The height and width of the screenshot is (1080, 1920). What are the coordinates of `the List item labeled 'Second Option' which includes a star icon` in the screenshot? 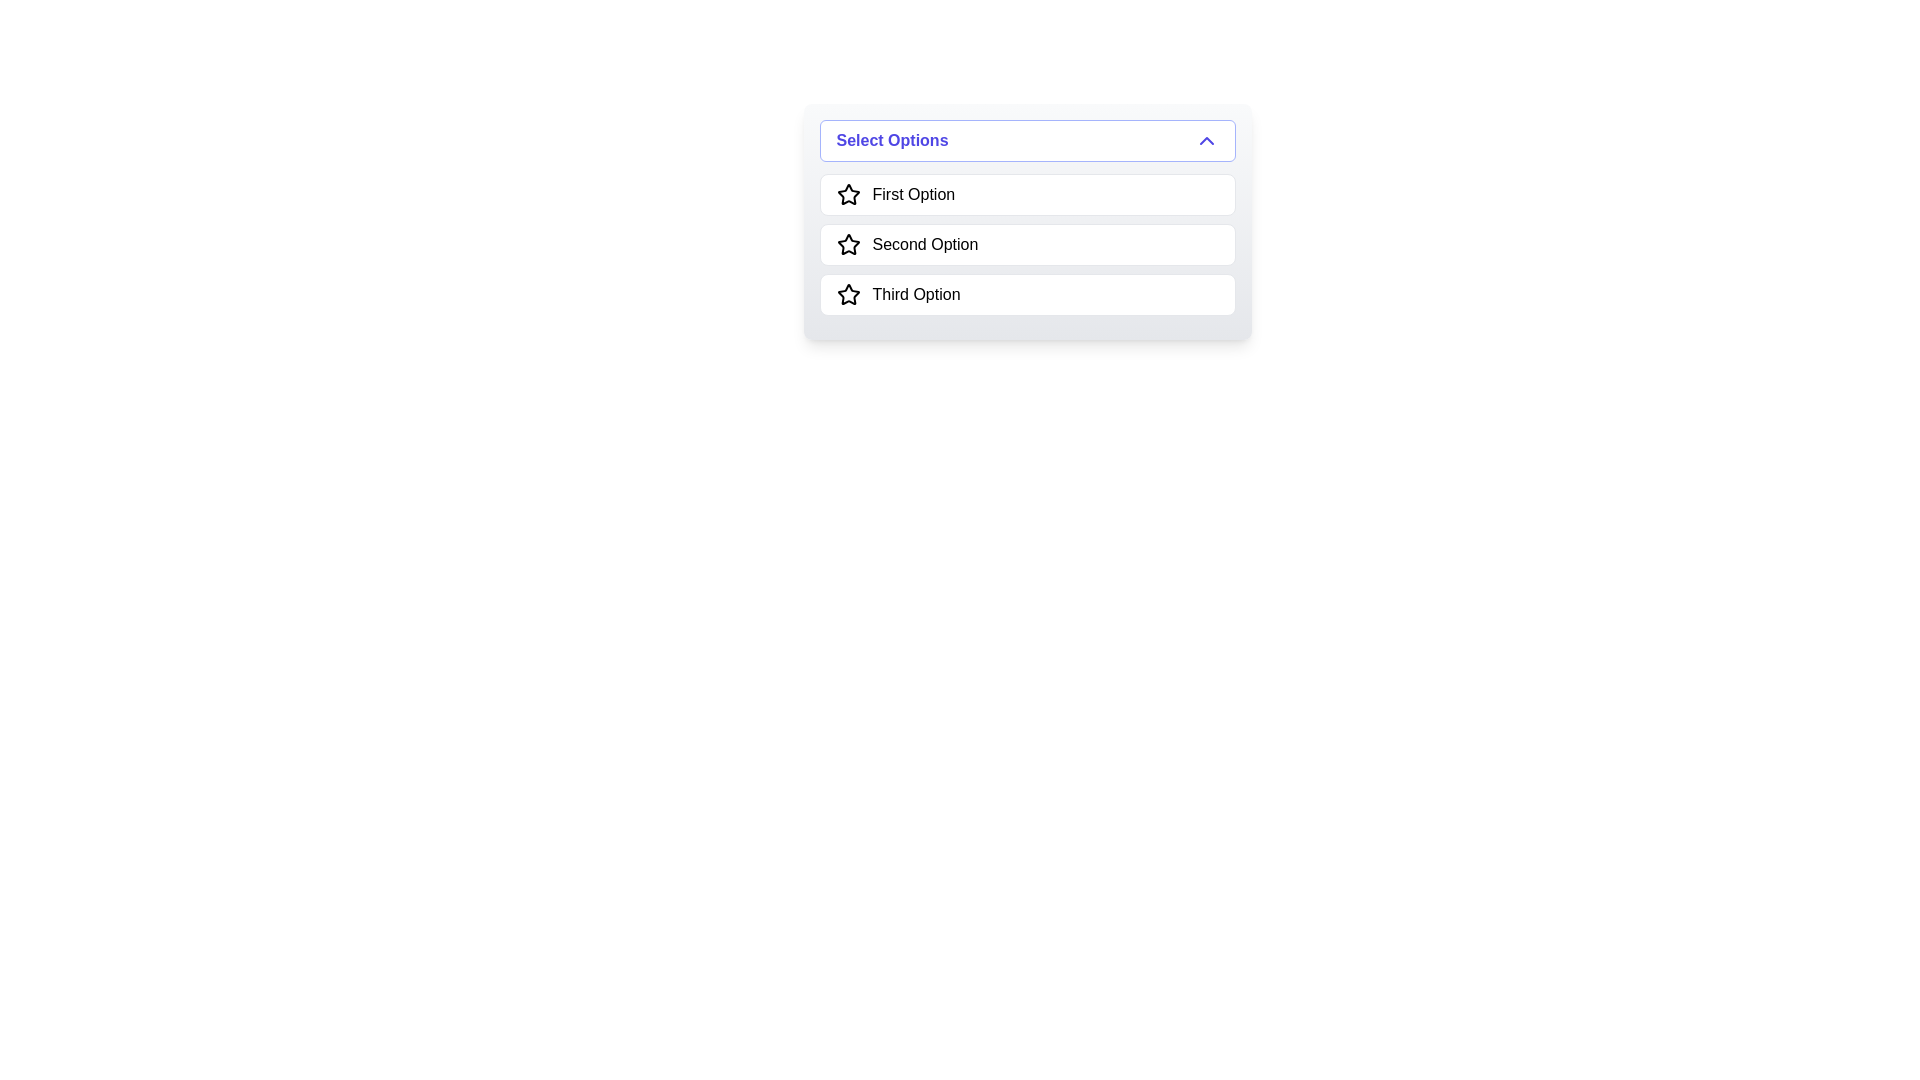 It's located at (906, 244).